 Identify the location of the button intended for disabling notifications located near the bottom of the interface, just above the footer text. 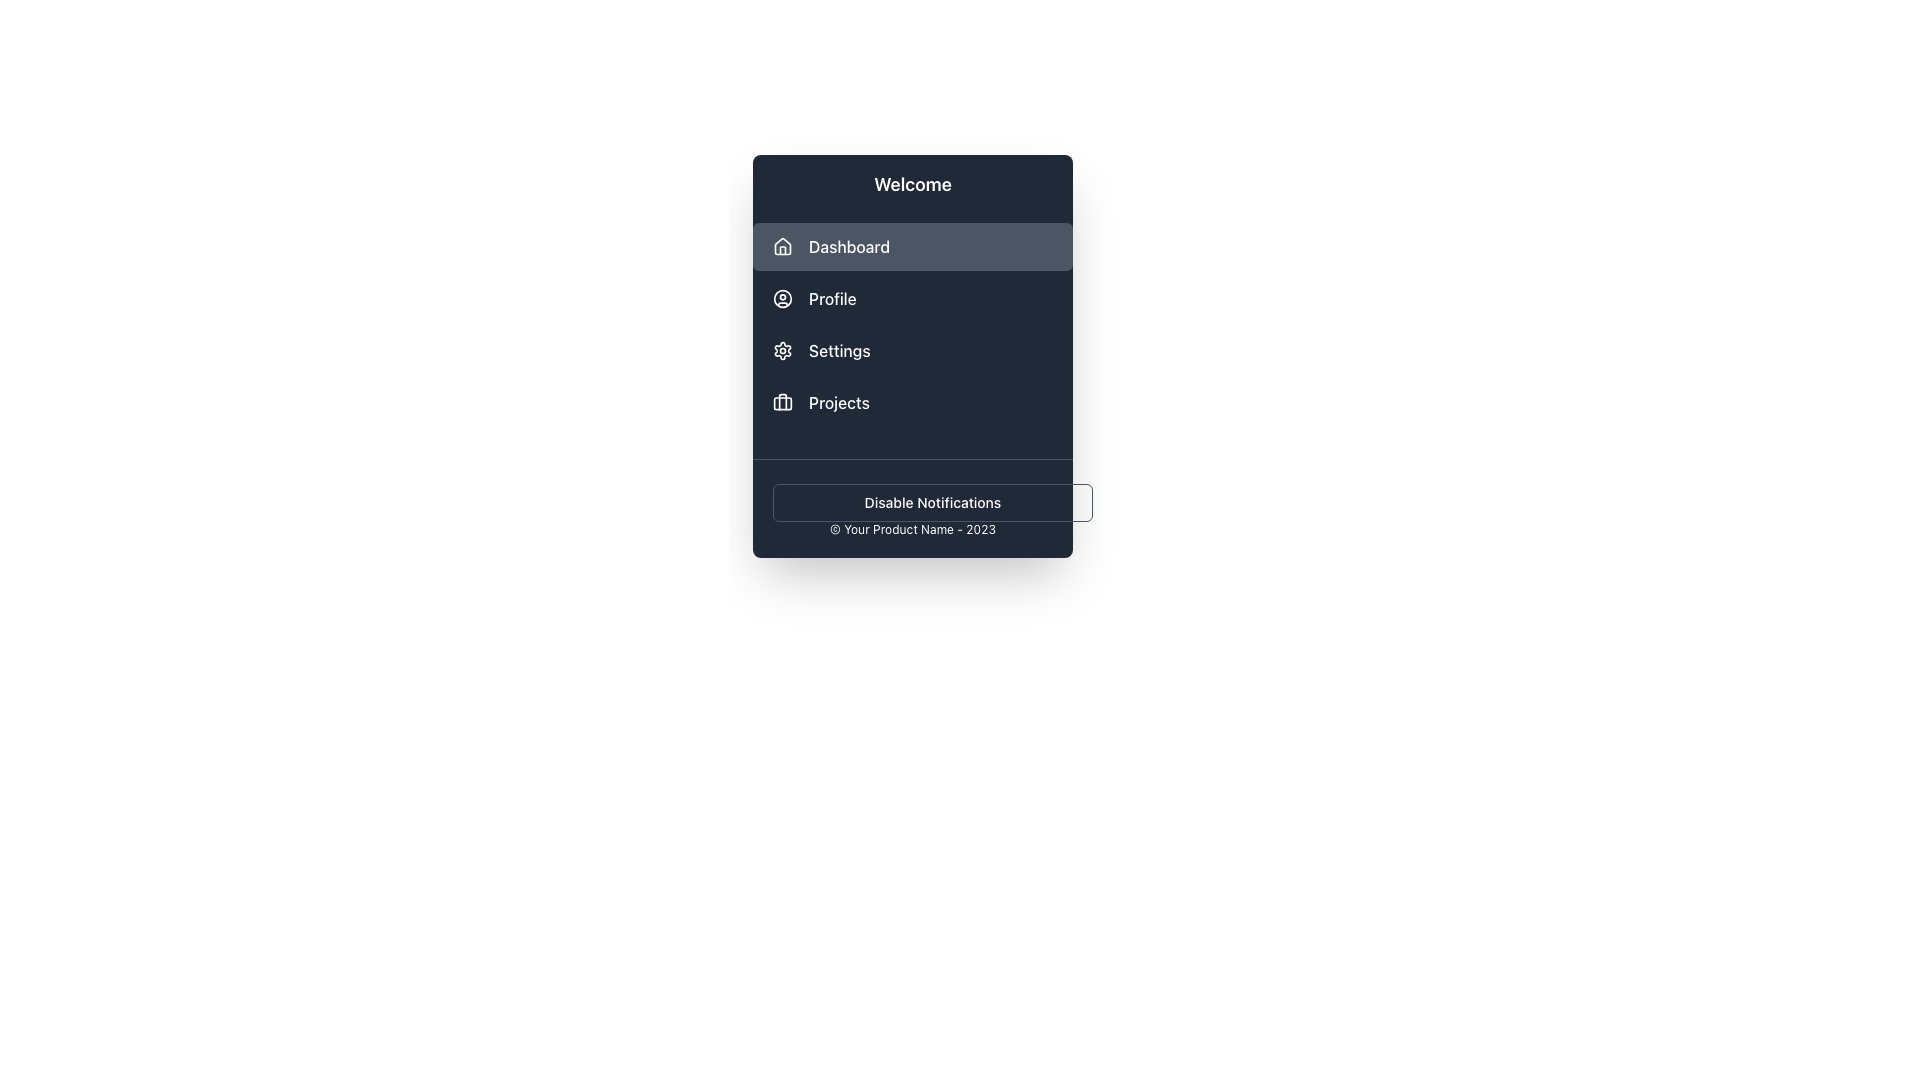
(911, 490).